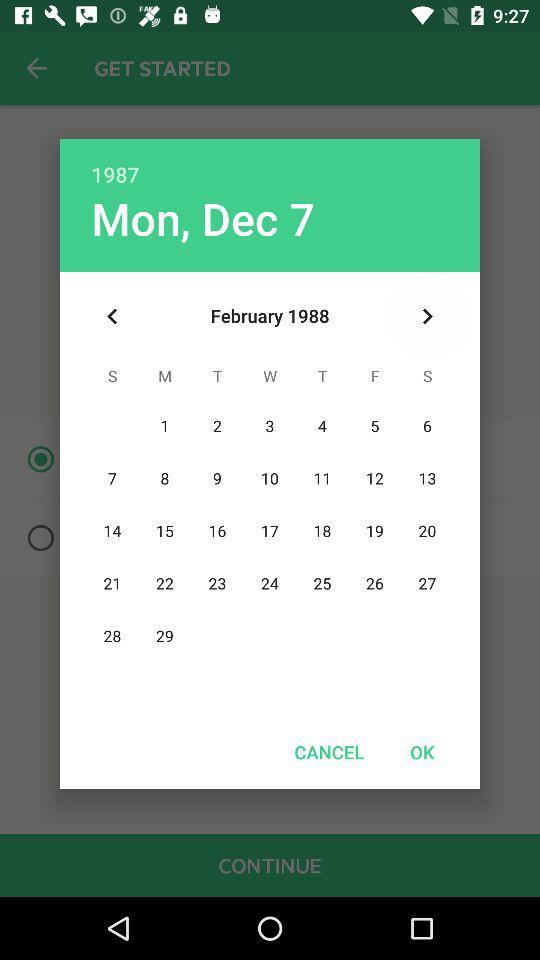 The height and width of the screenshot is (960, 540). What do you see at coordinates (112, 316) in the screenshot?
I see `the icon at the top left corner` at bounding box center [112, 316].